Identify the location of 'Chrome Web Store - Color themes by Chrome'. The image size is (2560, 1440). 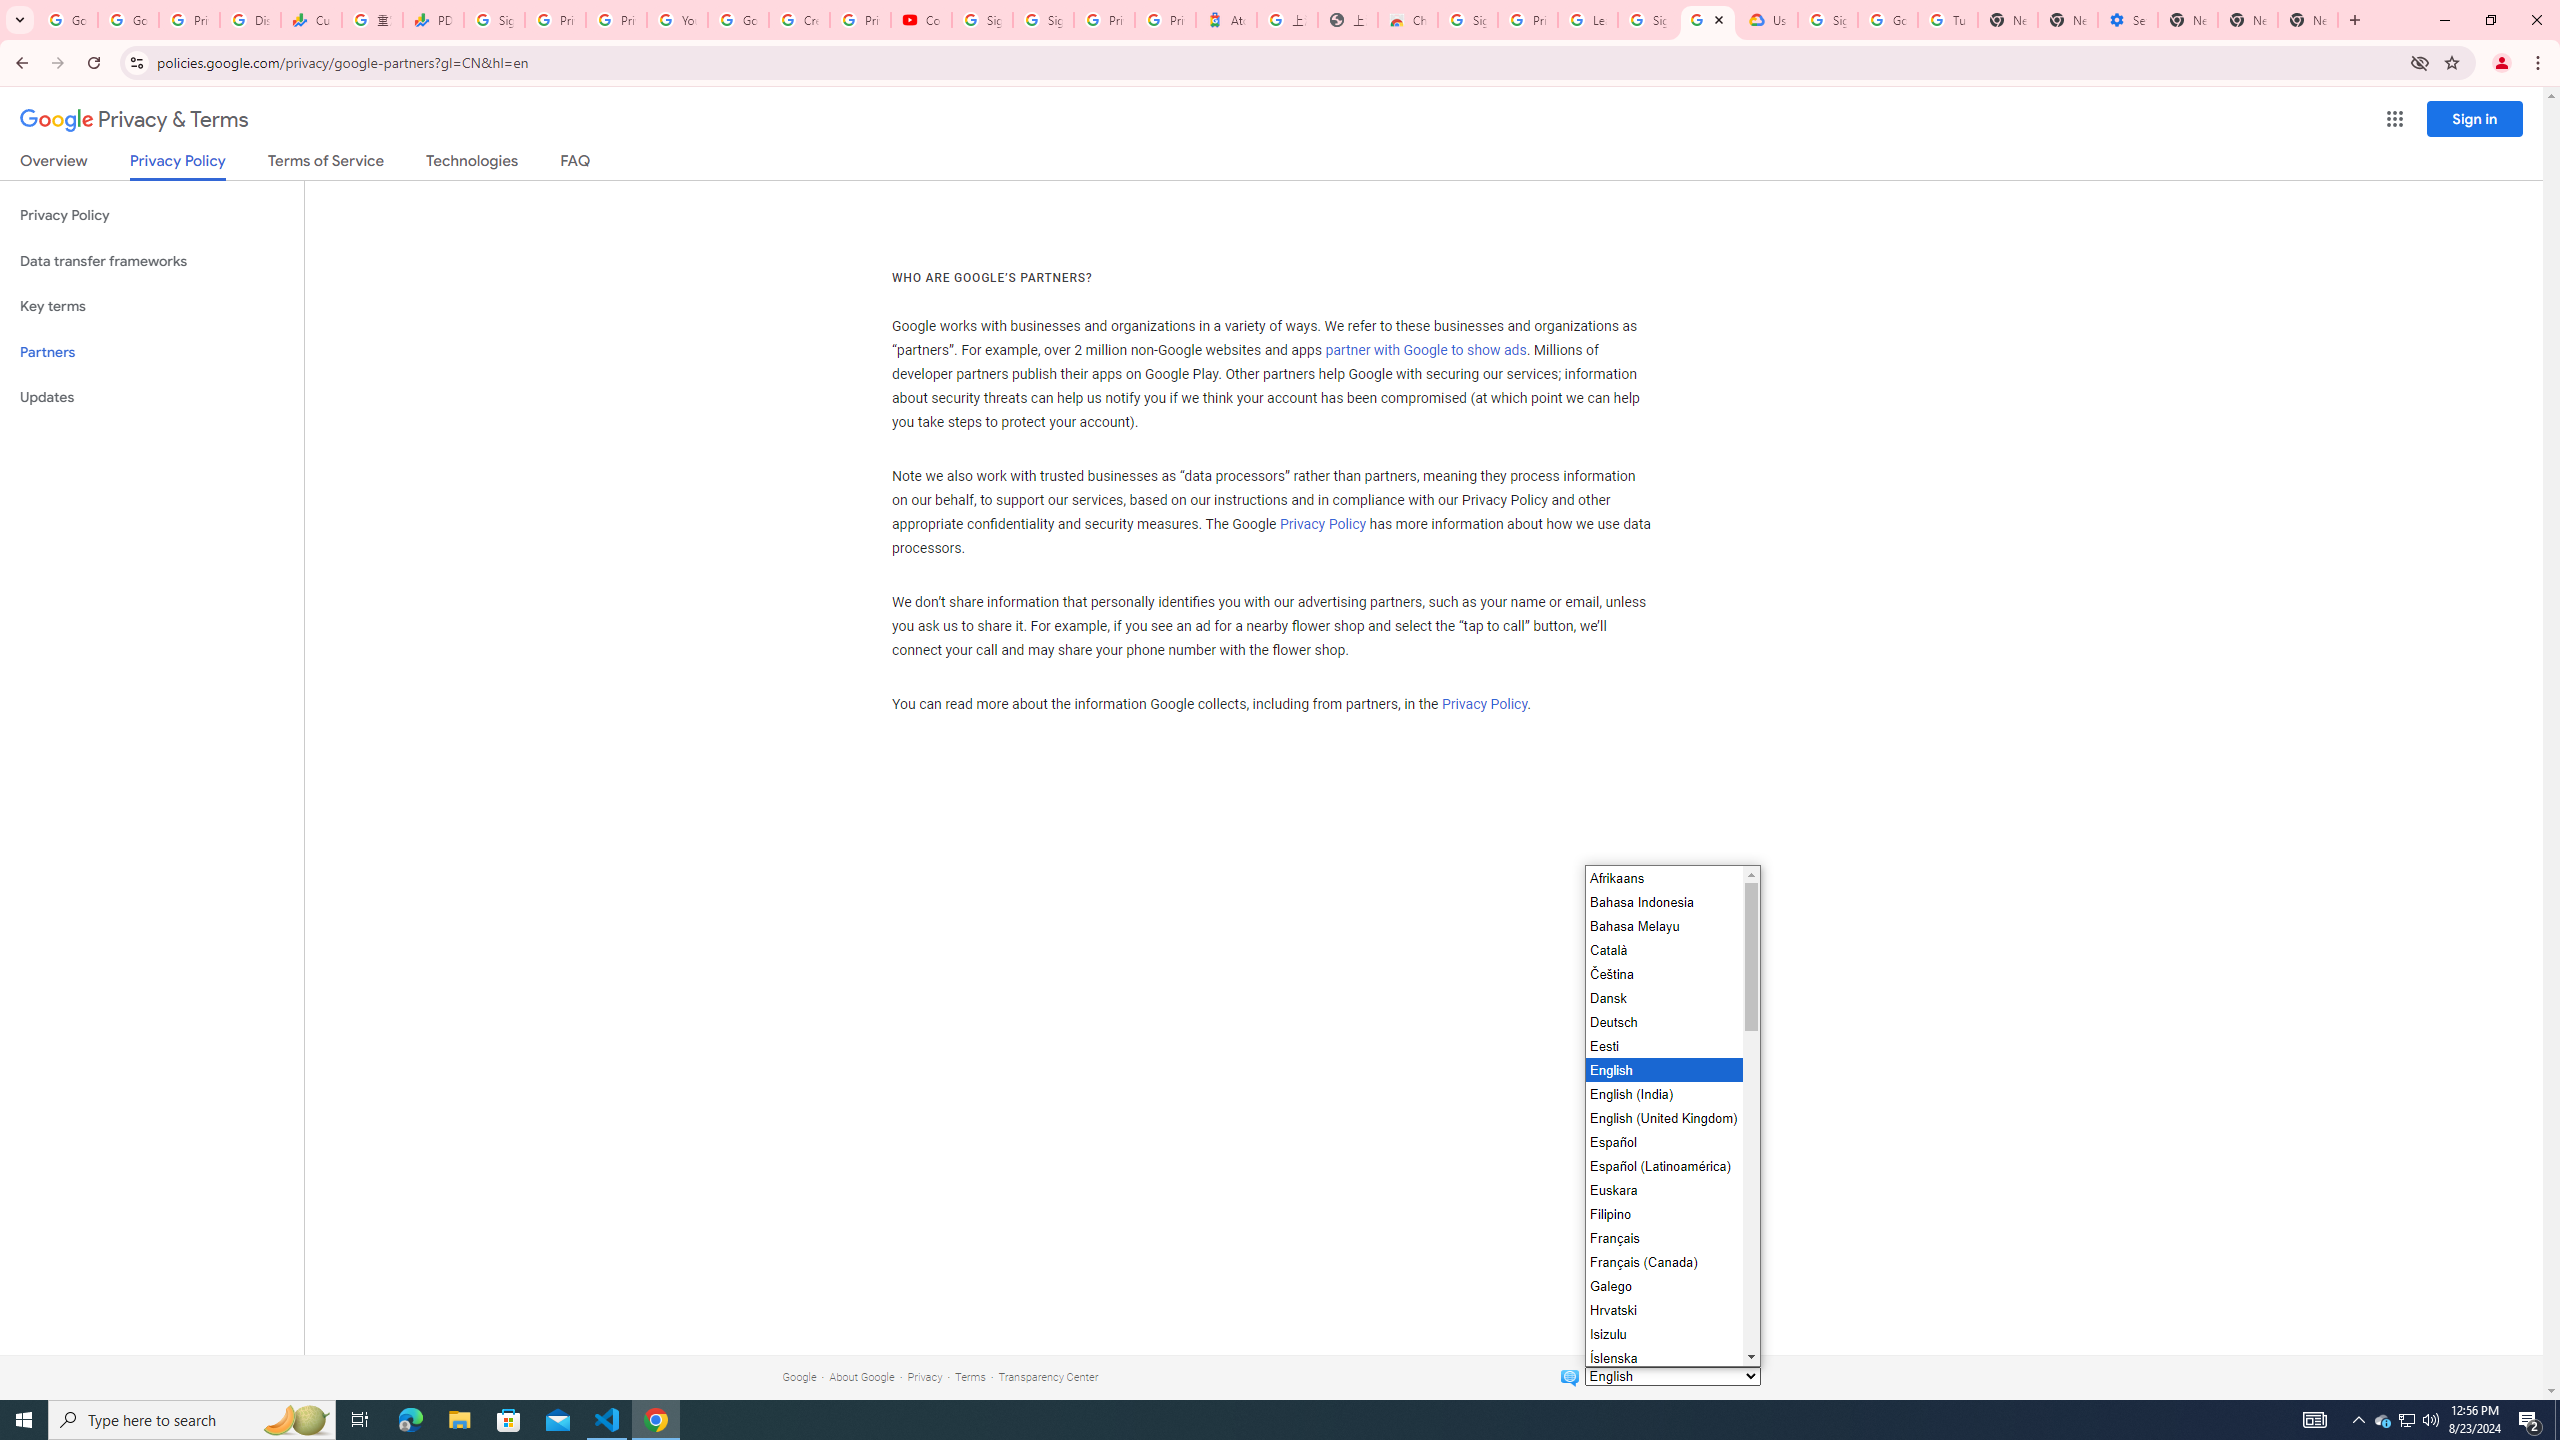
(1407, 19).